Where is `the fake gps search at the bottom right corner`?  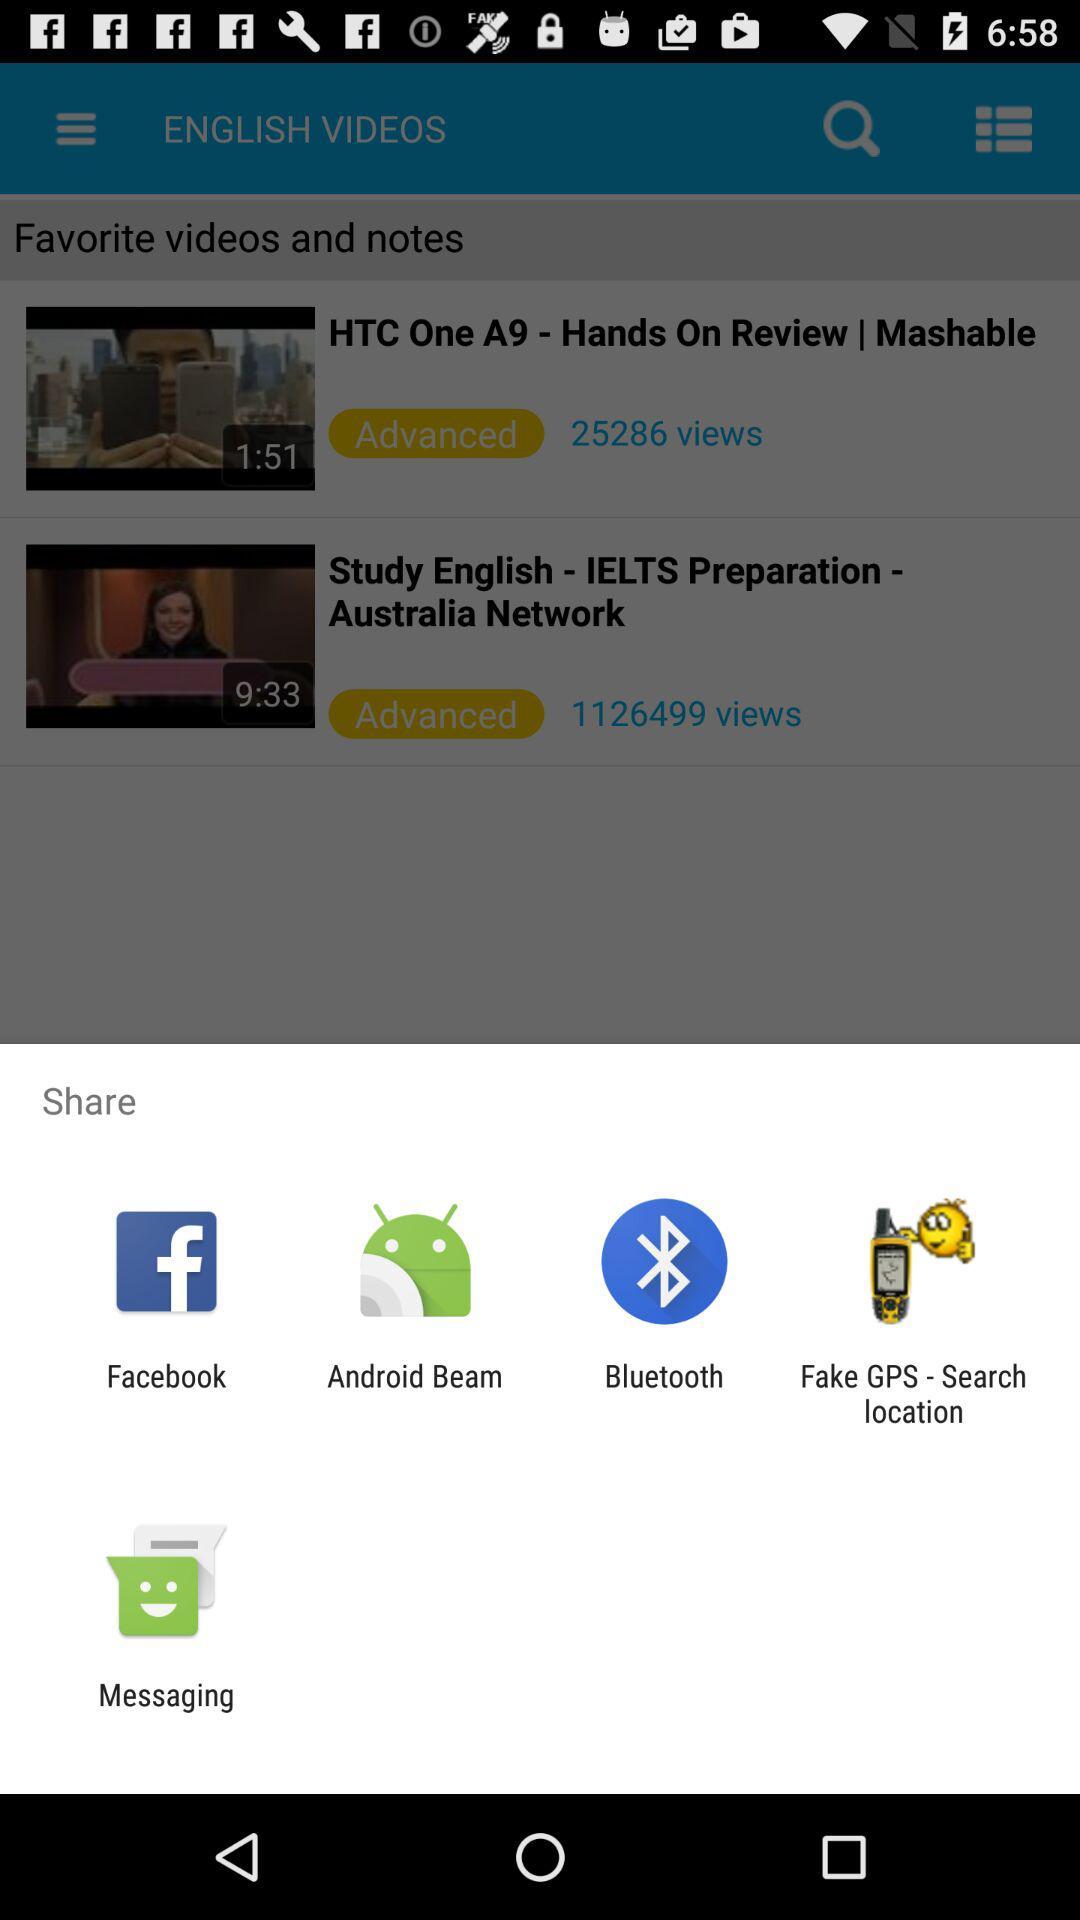 the fake gps search at the bottom right corner is located at coordinates (913, 1392).